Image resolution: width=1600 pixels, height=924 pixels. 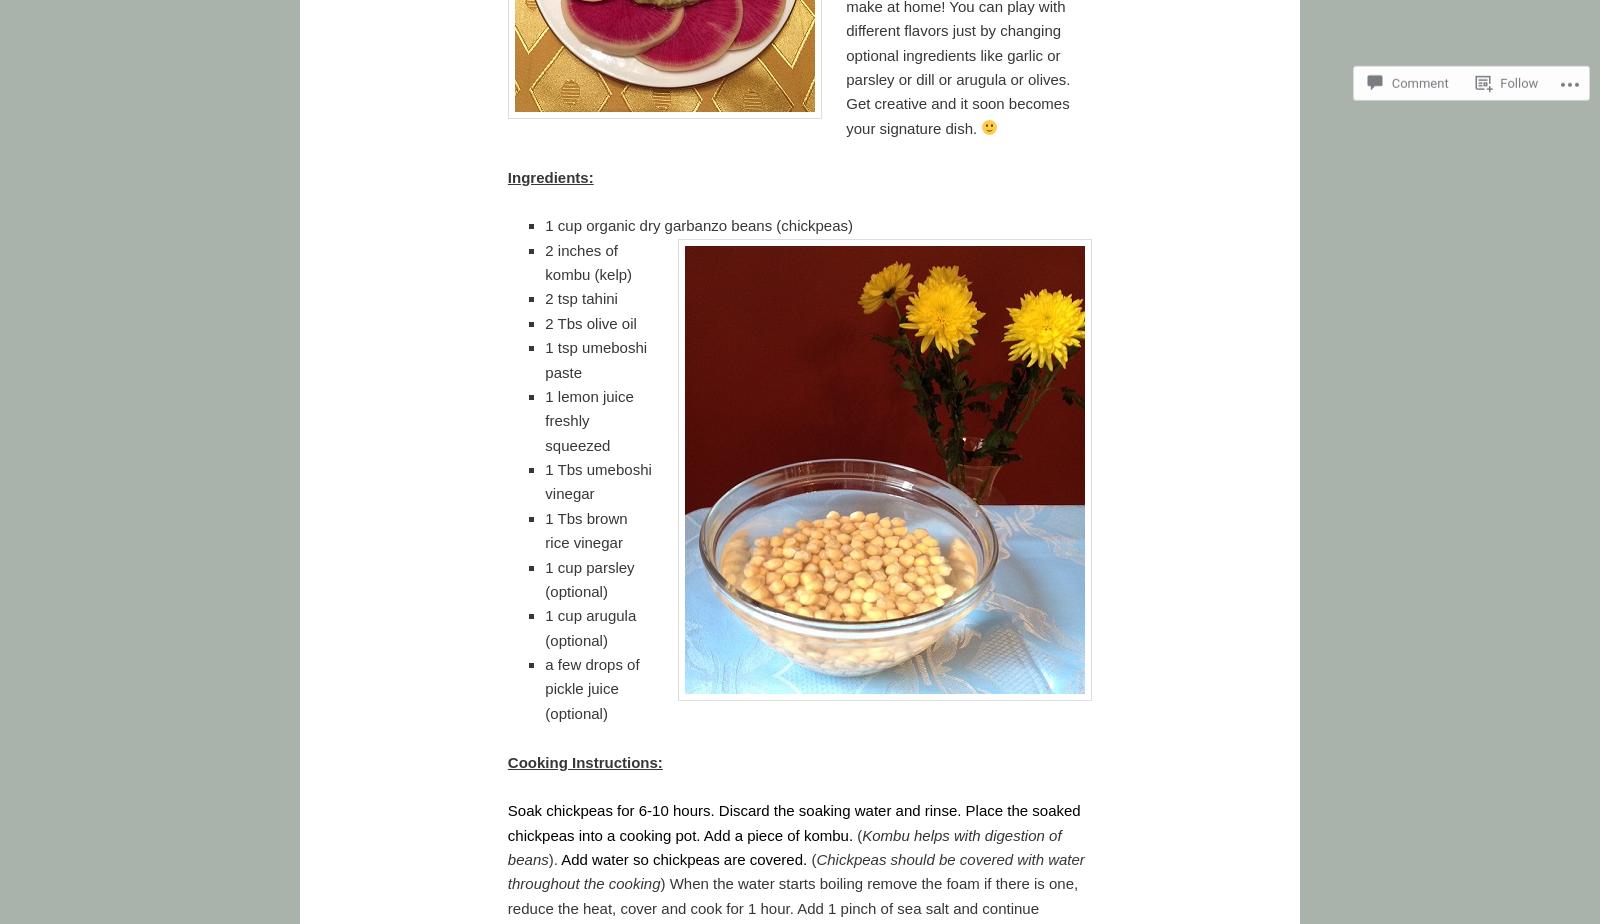 I want to click on 'ans (chickpeas)', so click(x=800, y=225).